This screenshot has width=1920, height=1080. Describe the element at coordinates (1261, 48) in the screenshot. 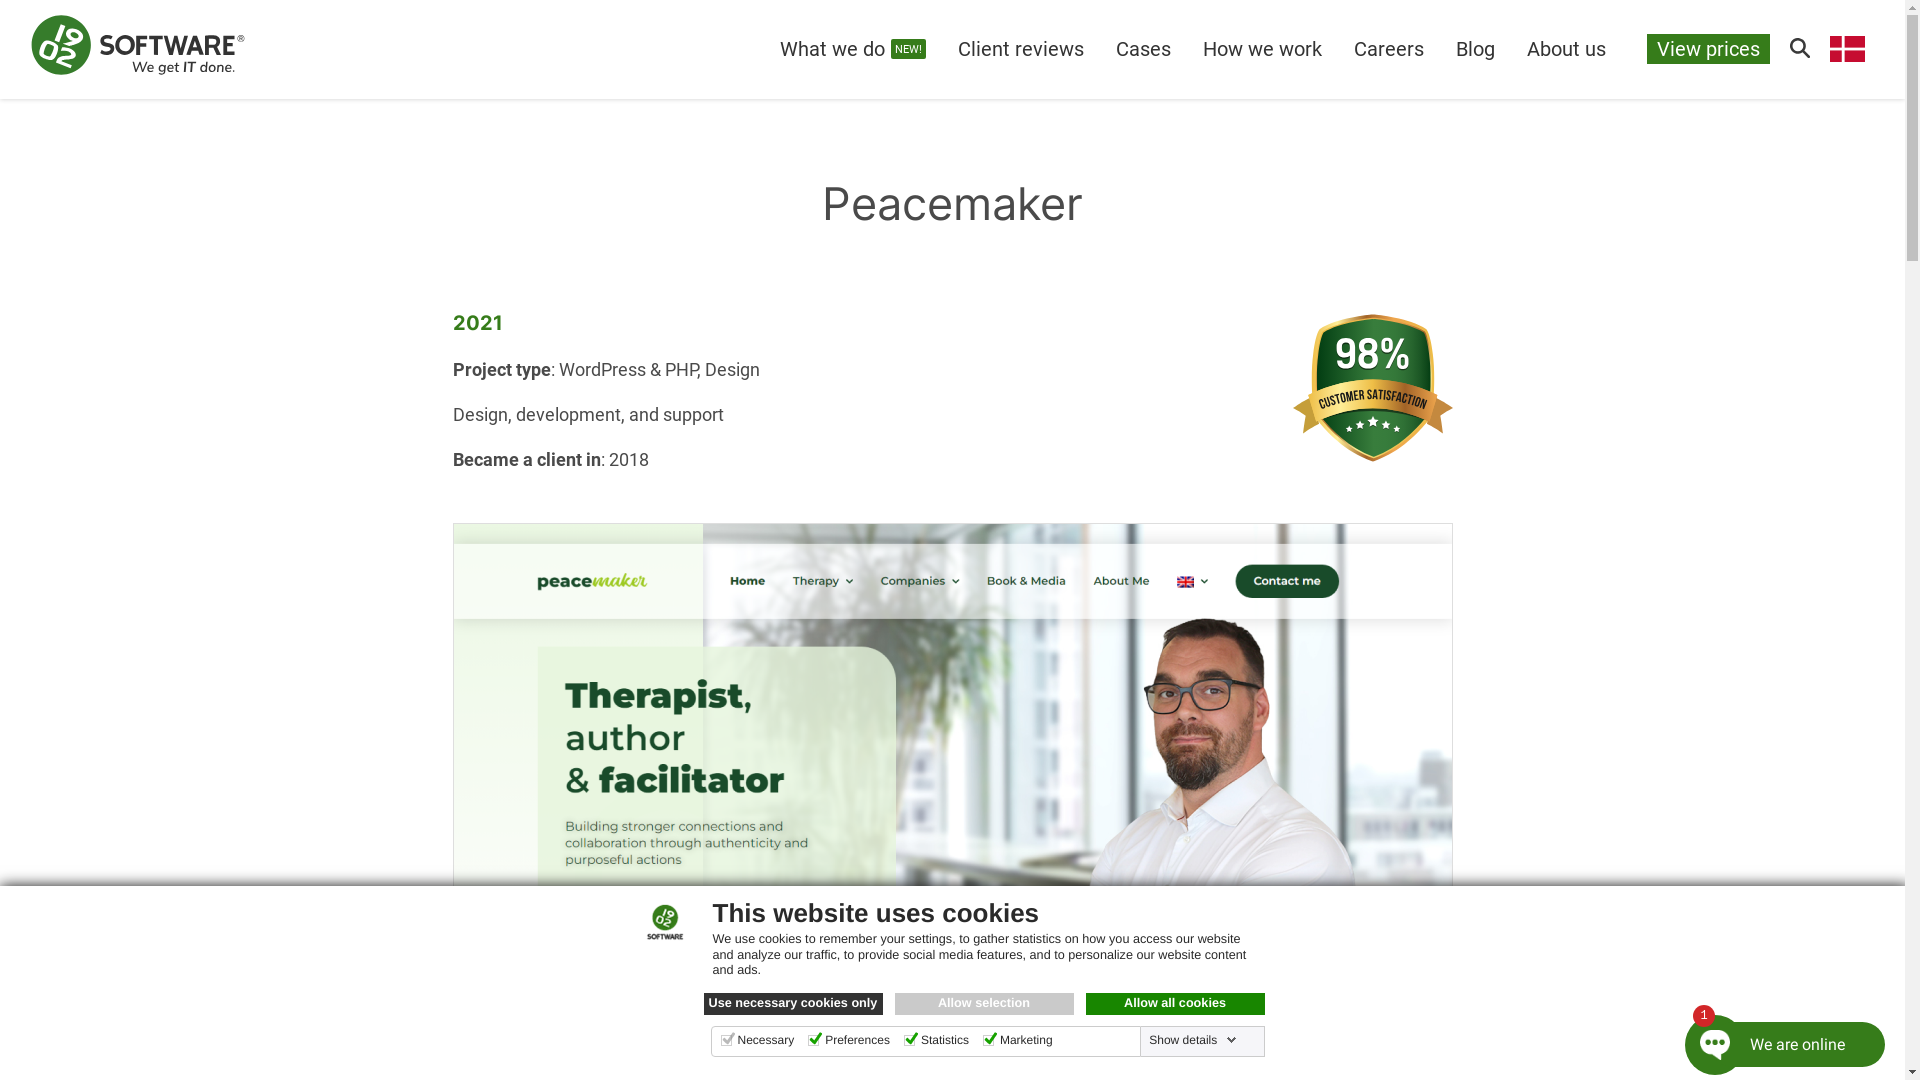

I see `'How we work'` at that location.